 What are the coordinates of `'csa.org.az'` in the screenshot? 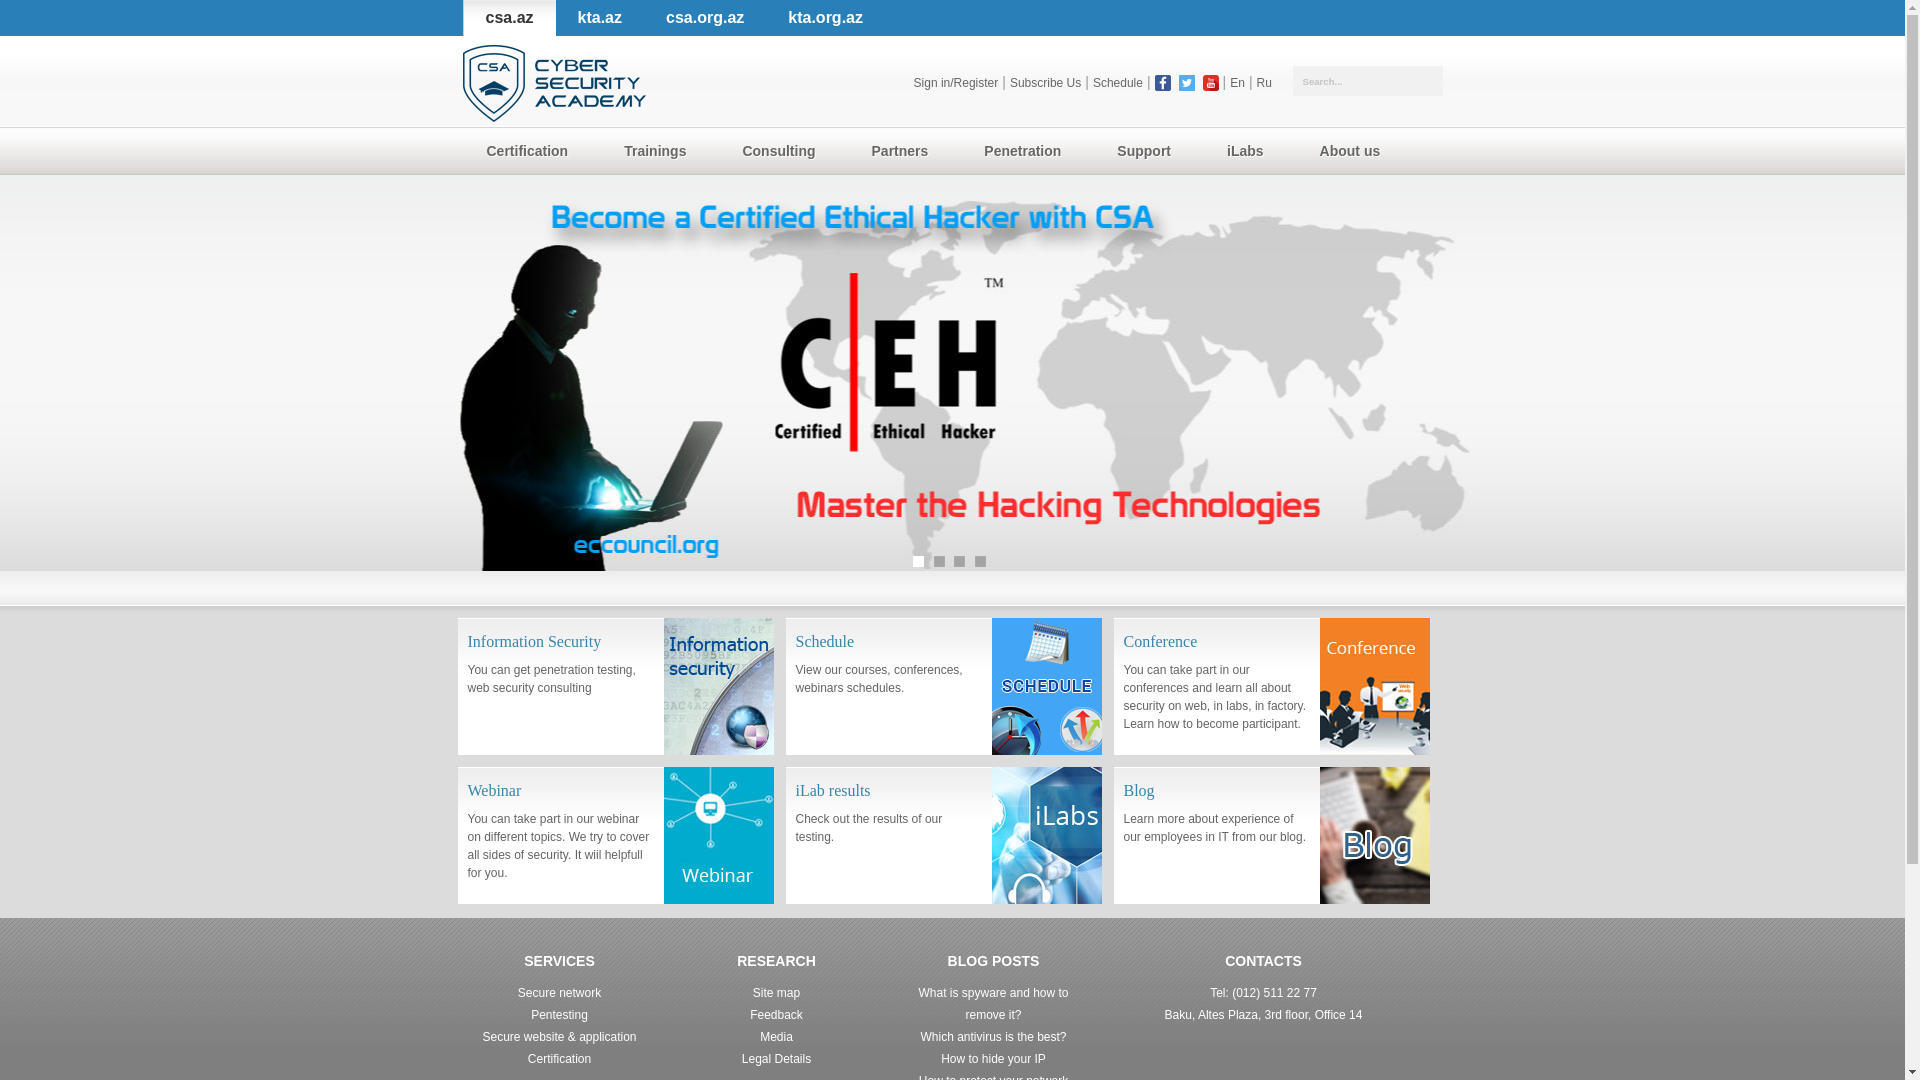 It's located at (705, 18).